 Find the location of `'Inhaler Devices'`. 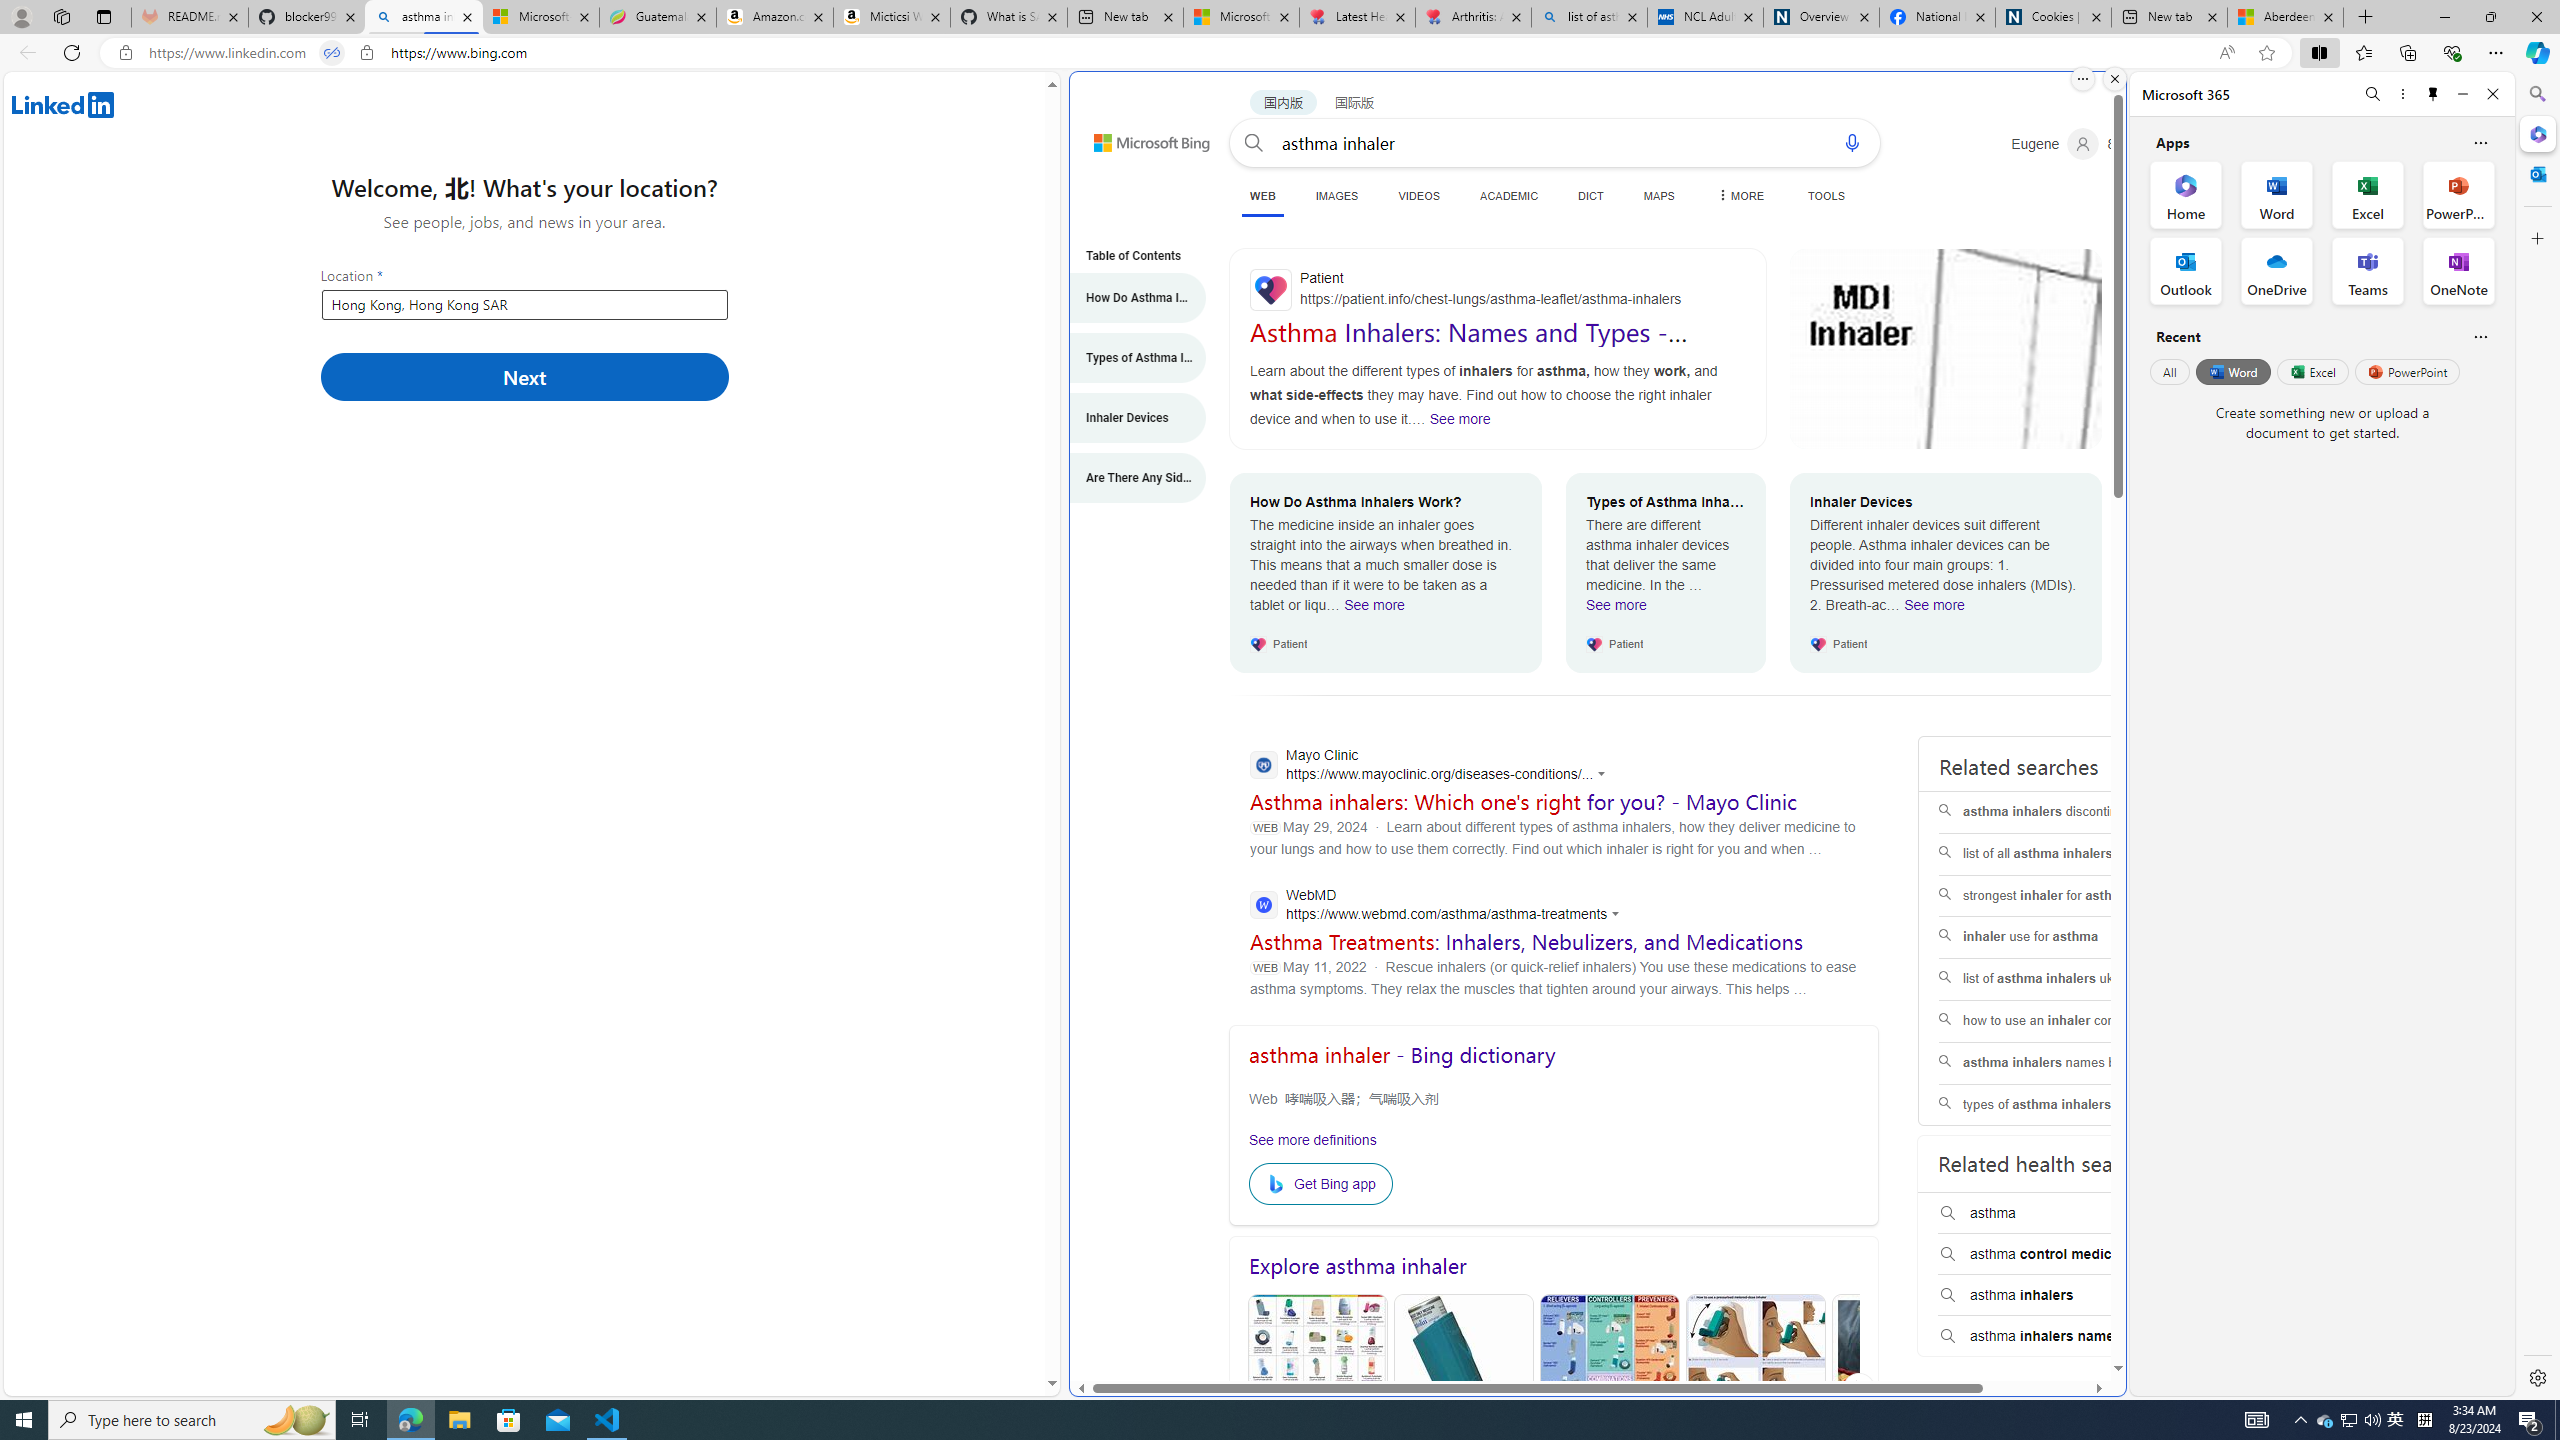

'Inhaler Devices' is located at coordinates (1126, 417).